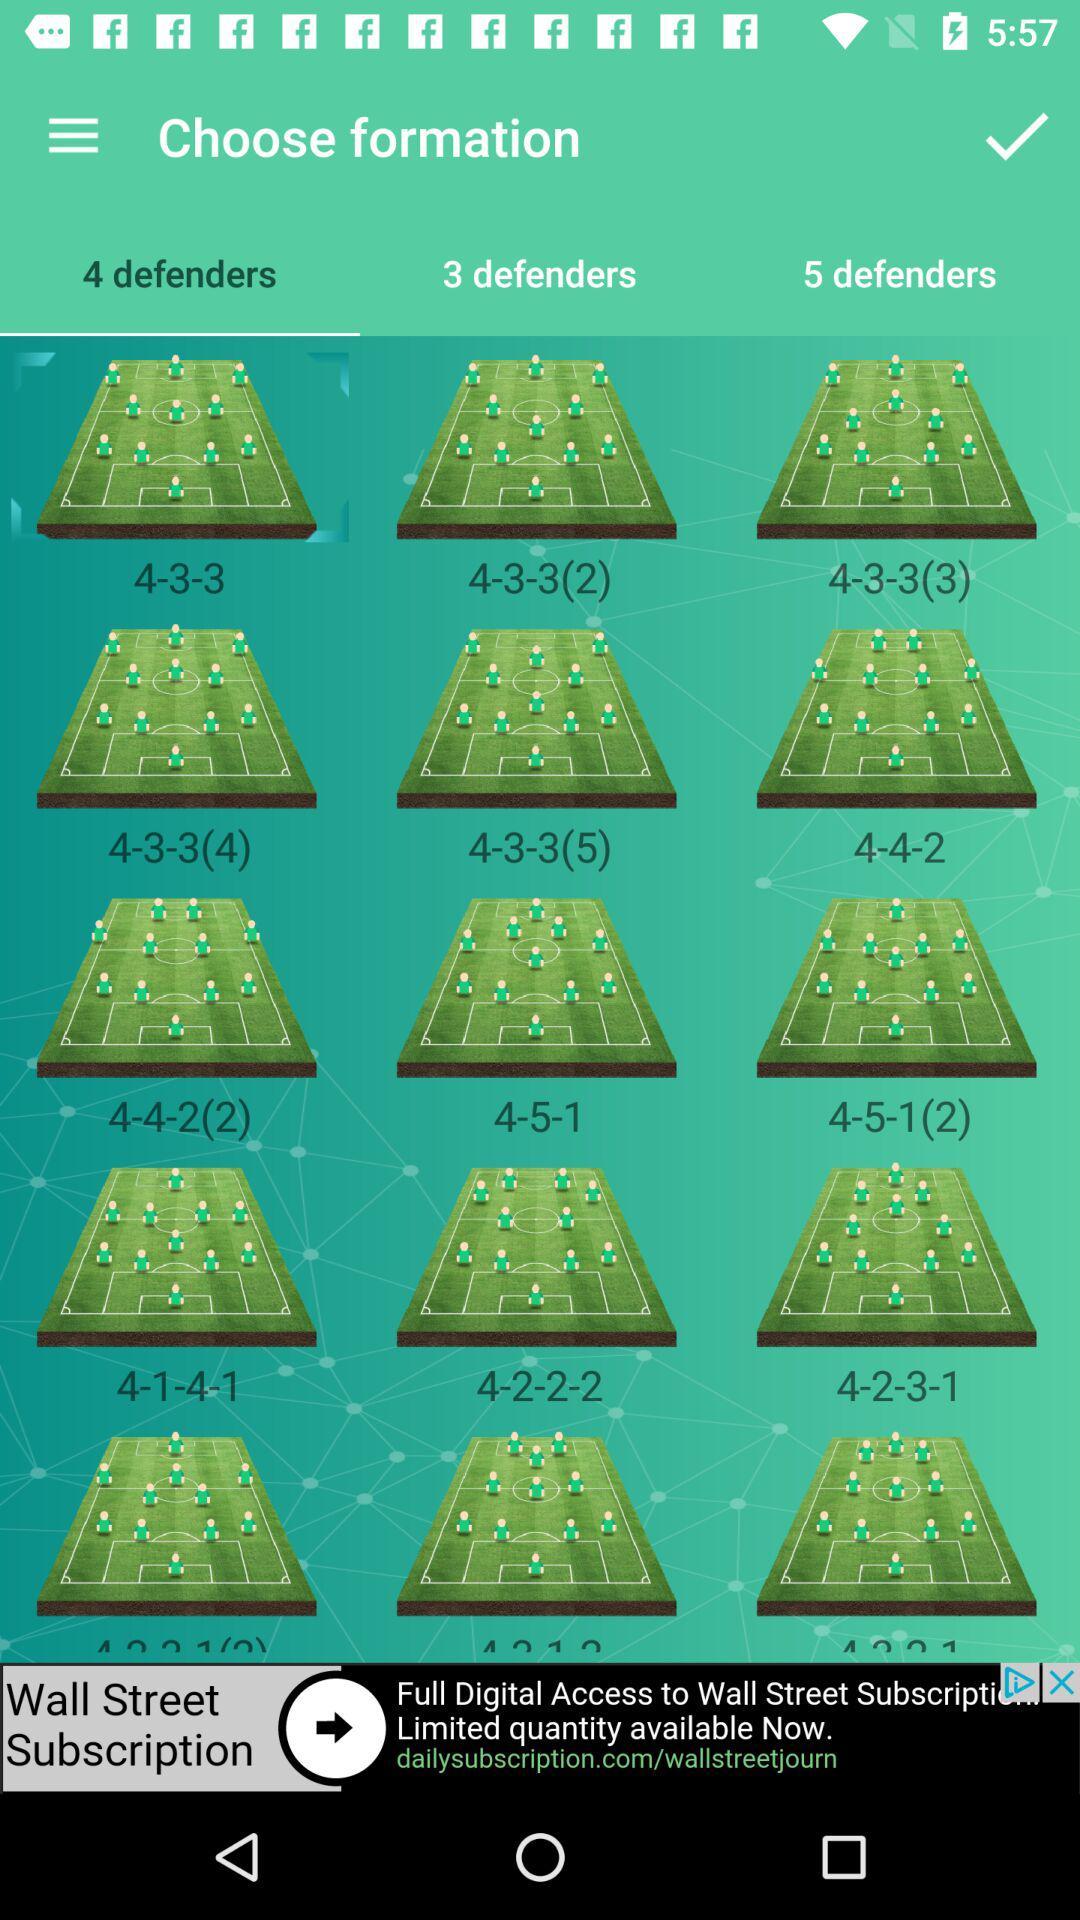 Image resolution: width=1080 pixels, height=1920 pixels. I want to click on advertisement page, so click(540, 1727).